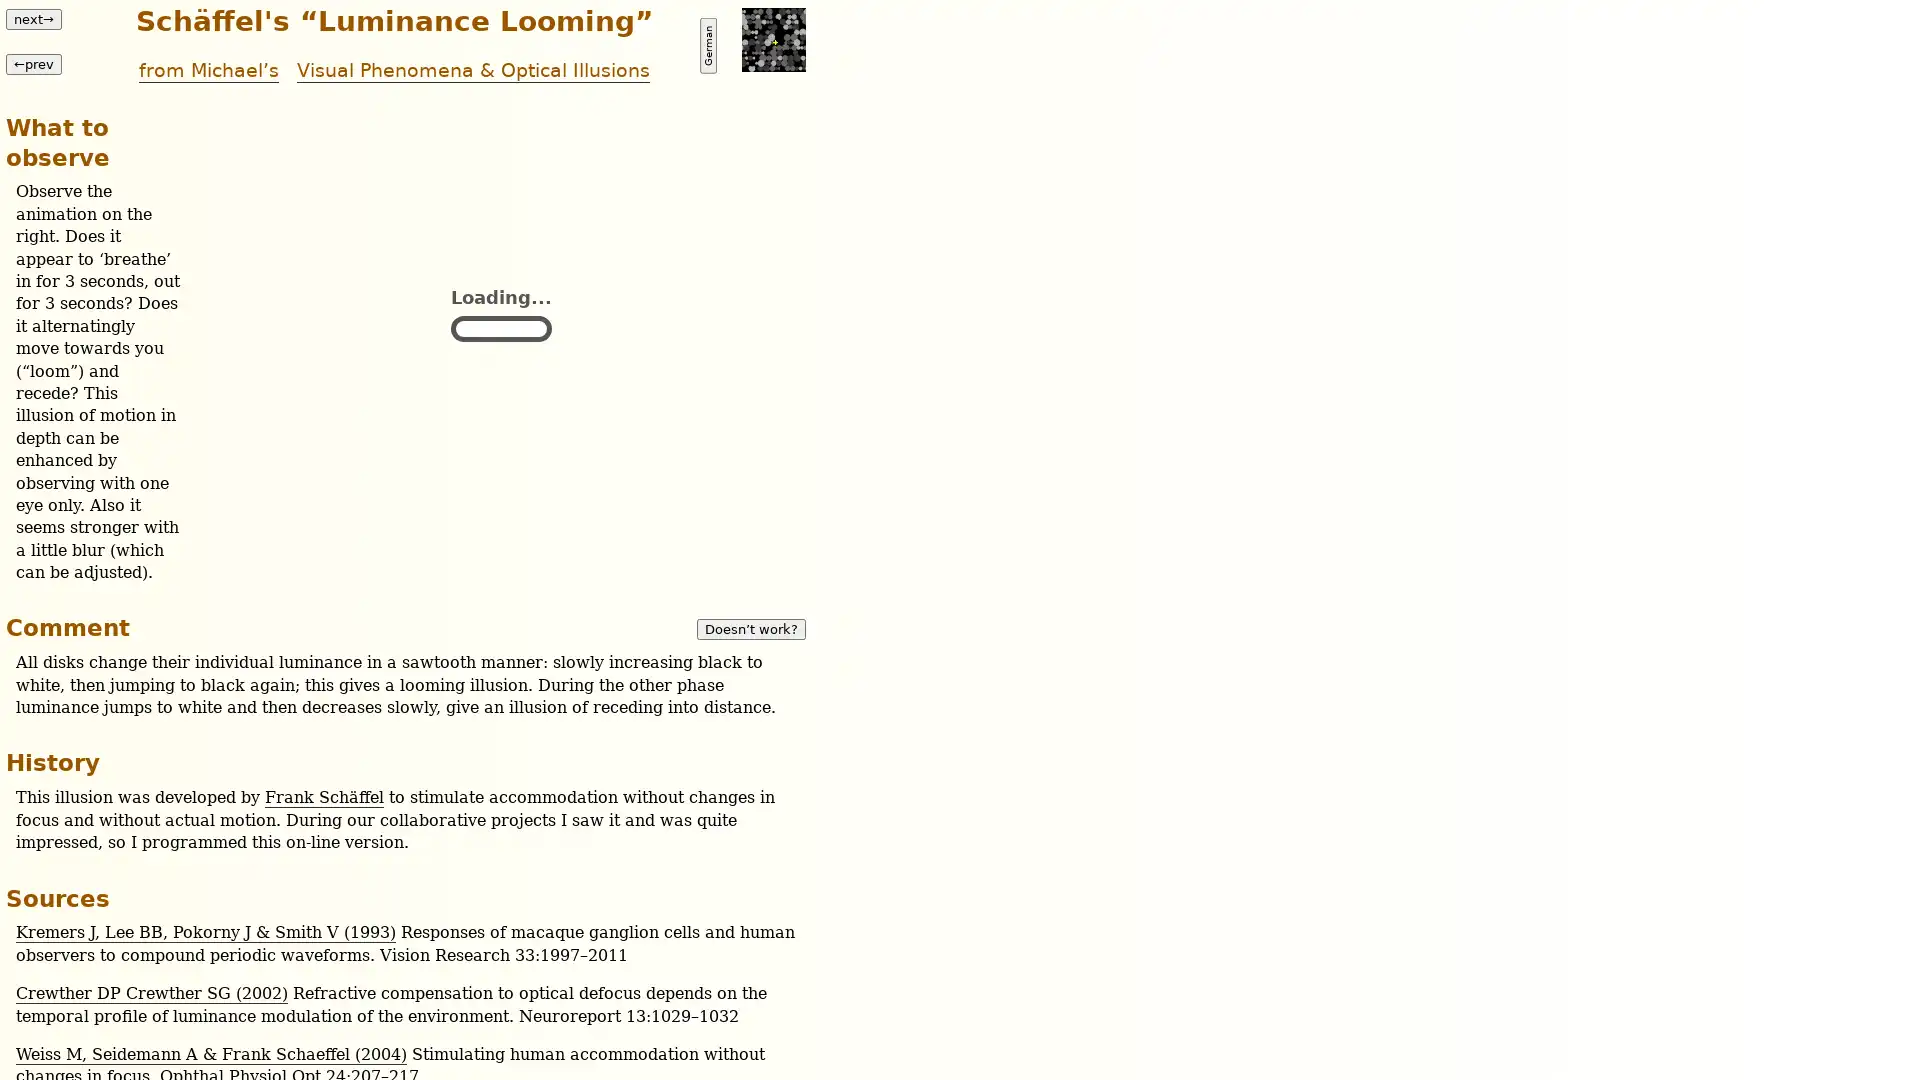  Describe the element at coordinates (33, 19) in the screenshot. I see `next` at that location.